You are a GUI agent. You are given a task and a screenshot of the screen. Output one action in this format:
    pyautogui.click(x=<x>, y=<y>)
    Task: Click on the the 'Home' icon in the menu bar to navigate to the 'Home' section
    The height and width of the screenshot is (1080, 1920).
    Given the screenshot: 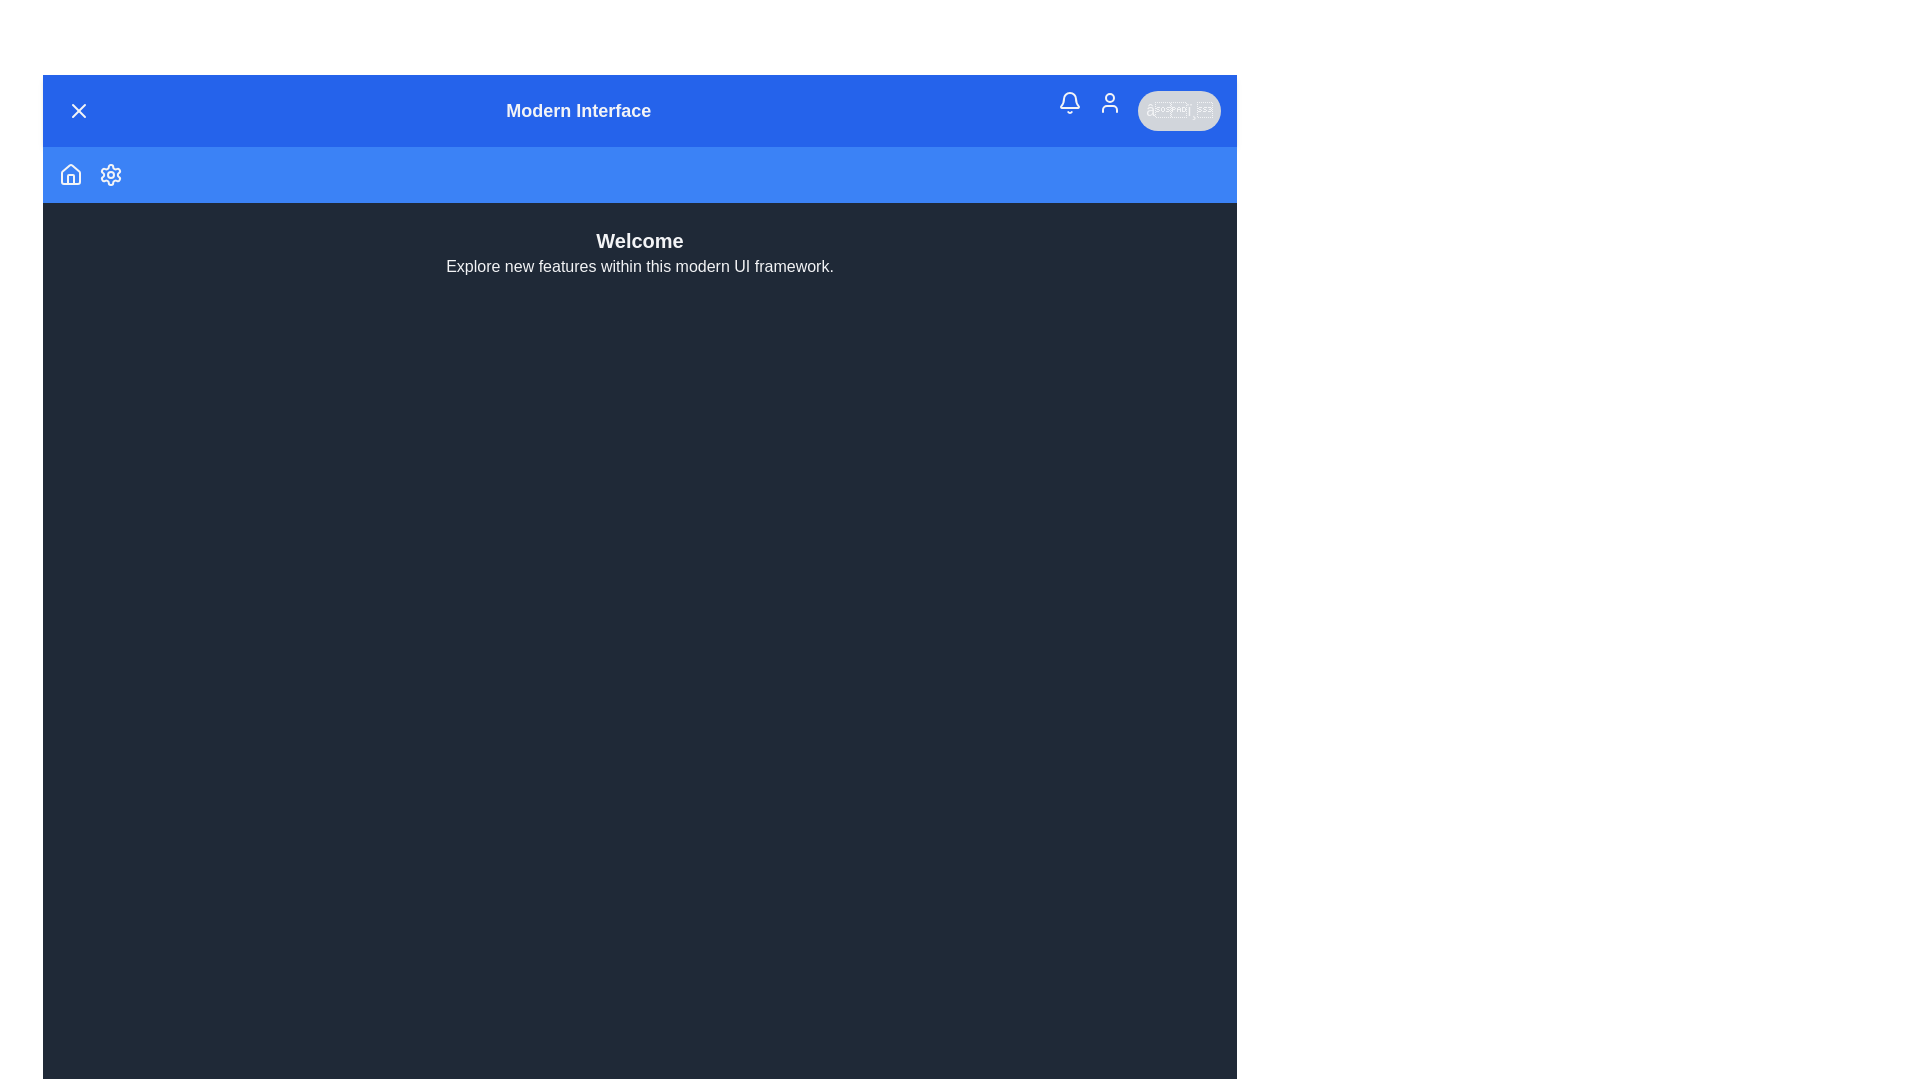 What is the action you would take?
    pyautogui.click(x=71, y=173)
    